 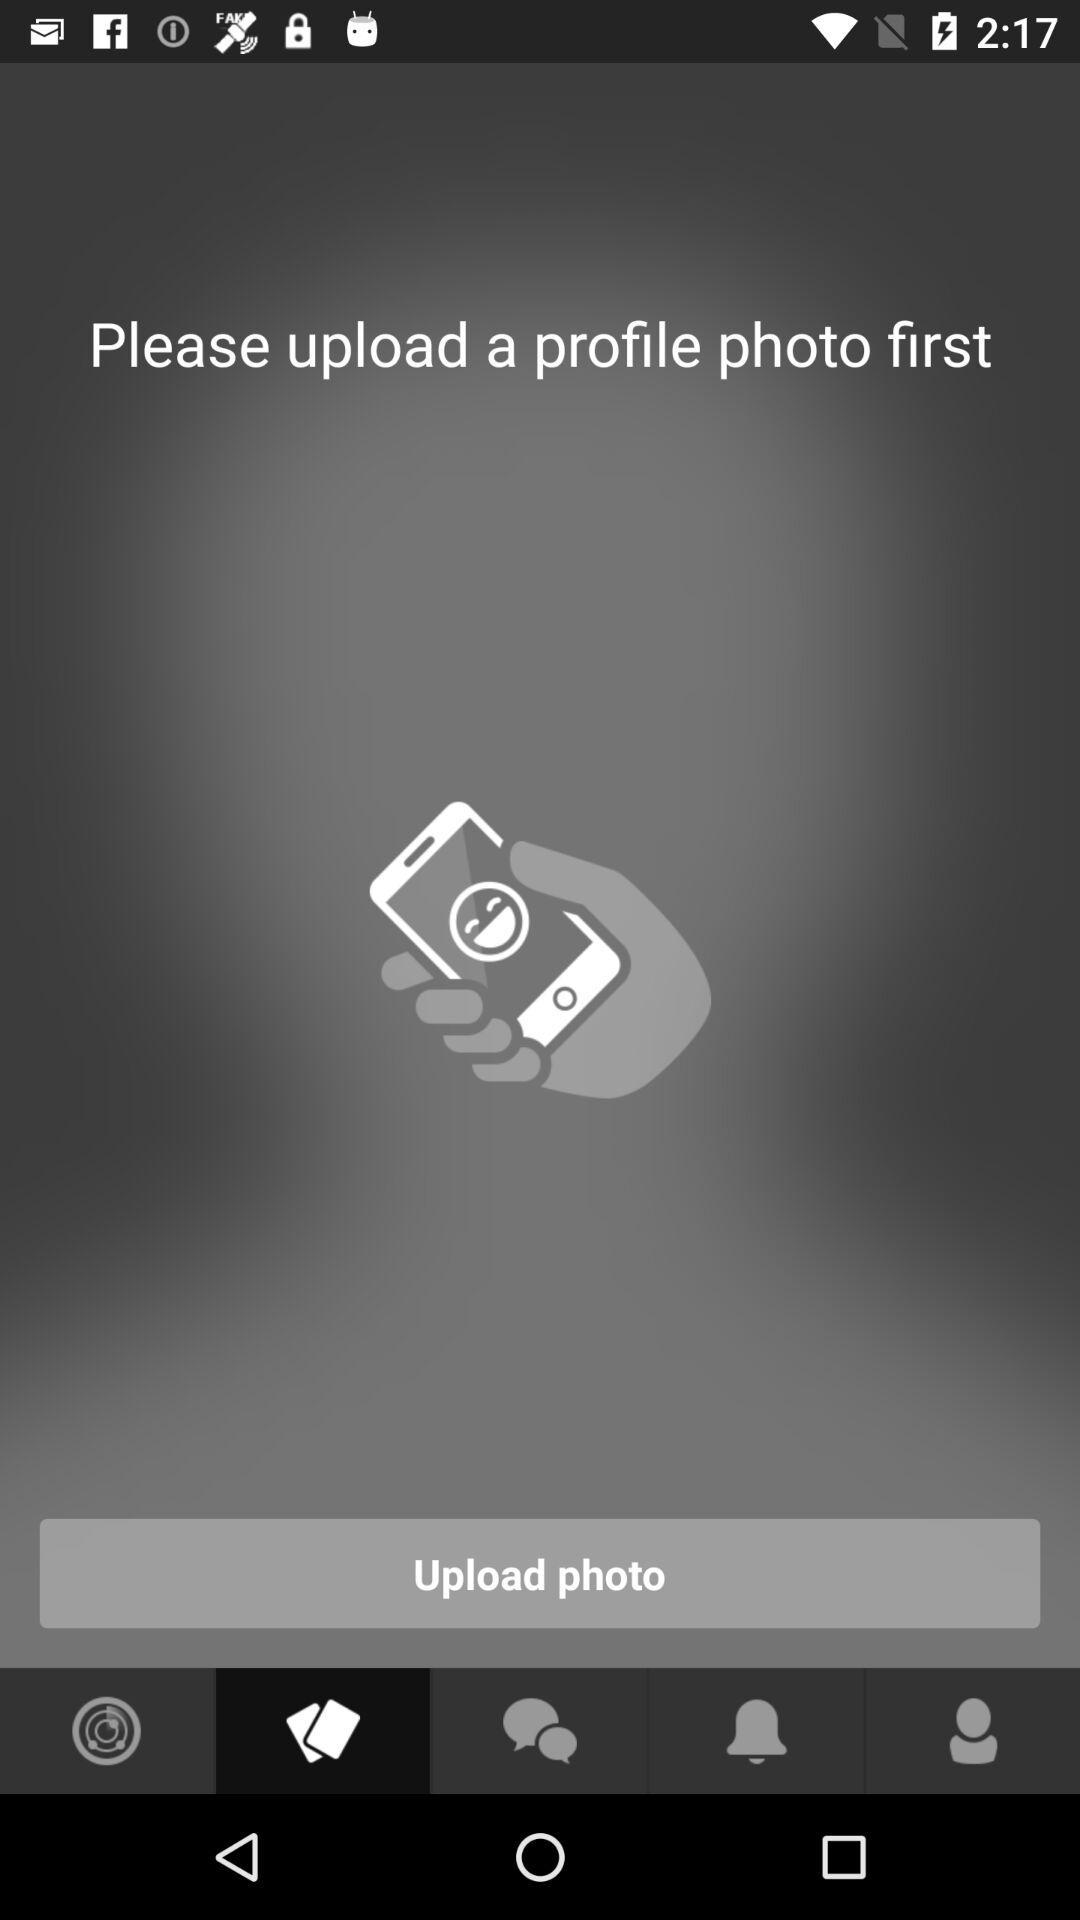 I want to click on open profile, so click(x=972, y=1730).